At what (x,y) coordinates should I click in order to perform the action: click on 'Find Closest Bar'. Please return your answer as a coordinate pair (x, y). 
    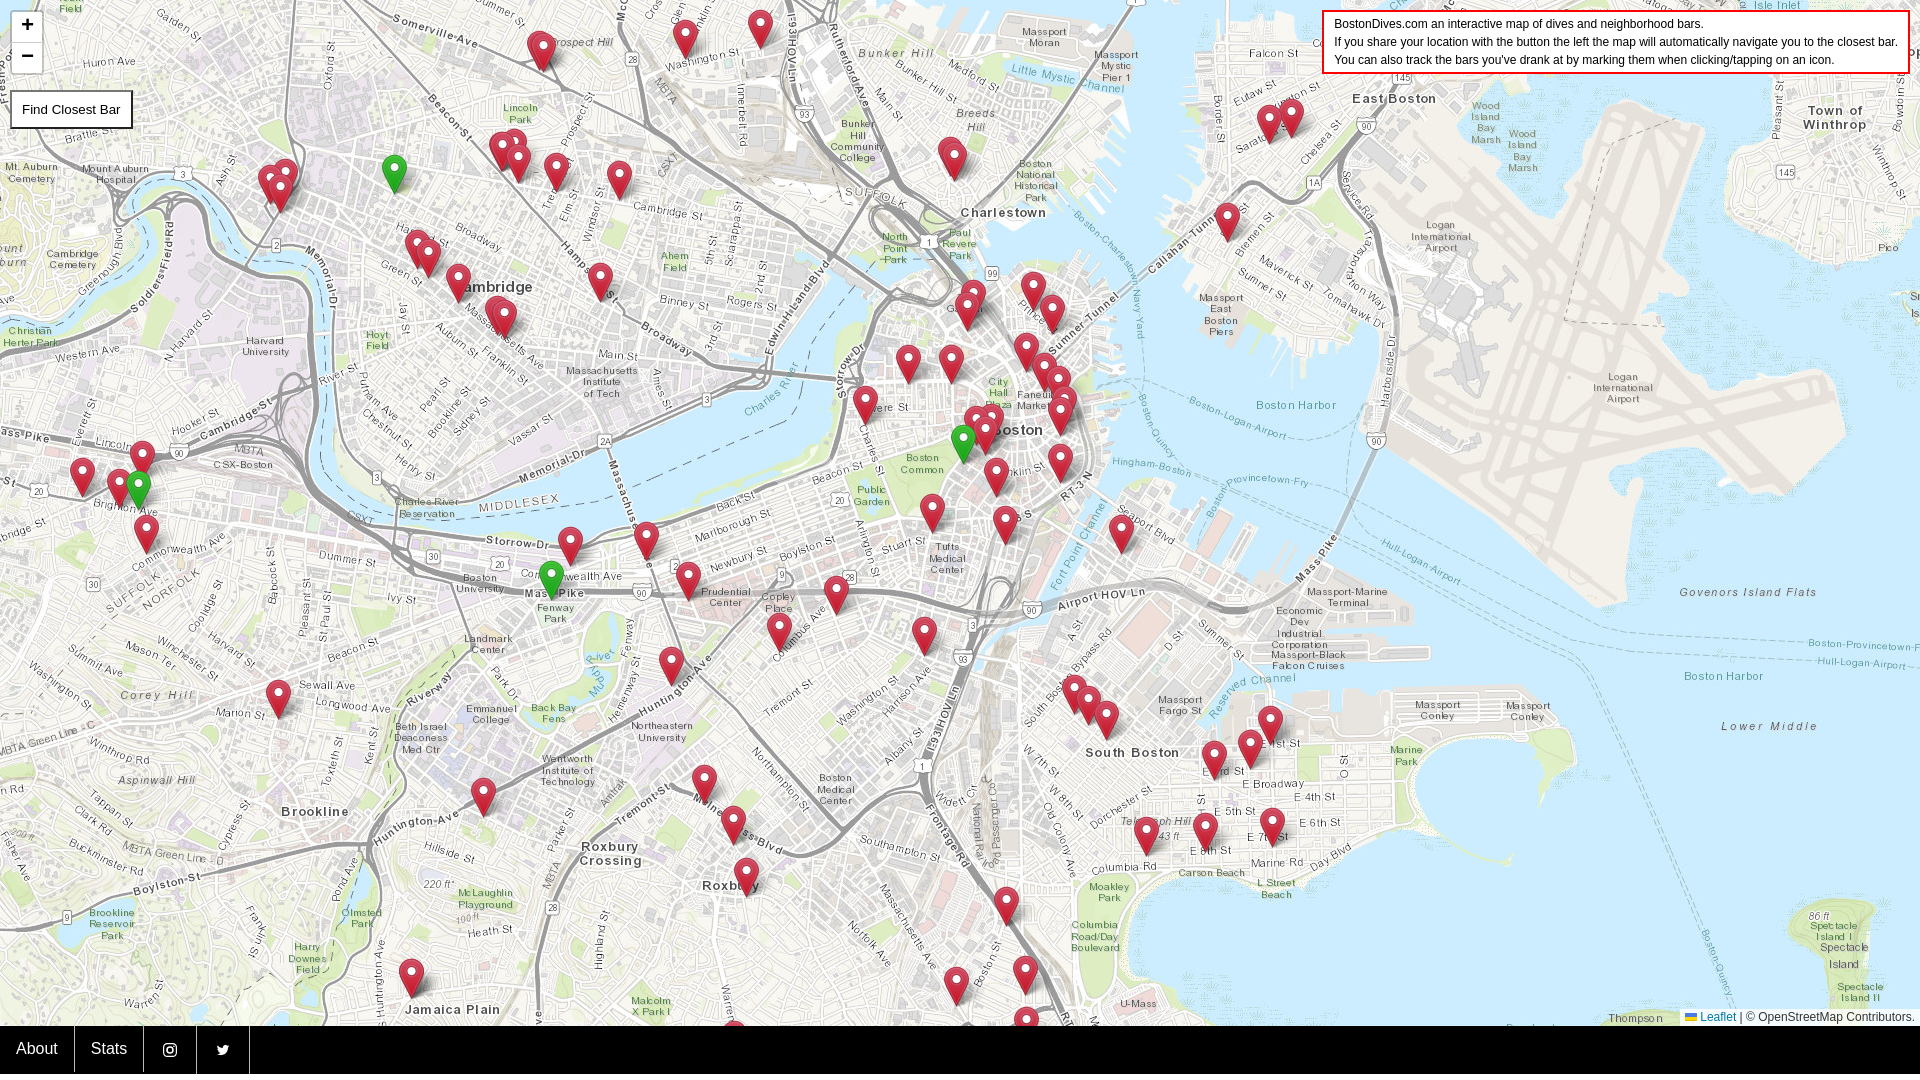
    Looking at the image, I should click on (71, 109).